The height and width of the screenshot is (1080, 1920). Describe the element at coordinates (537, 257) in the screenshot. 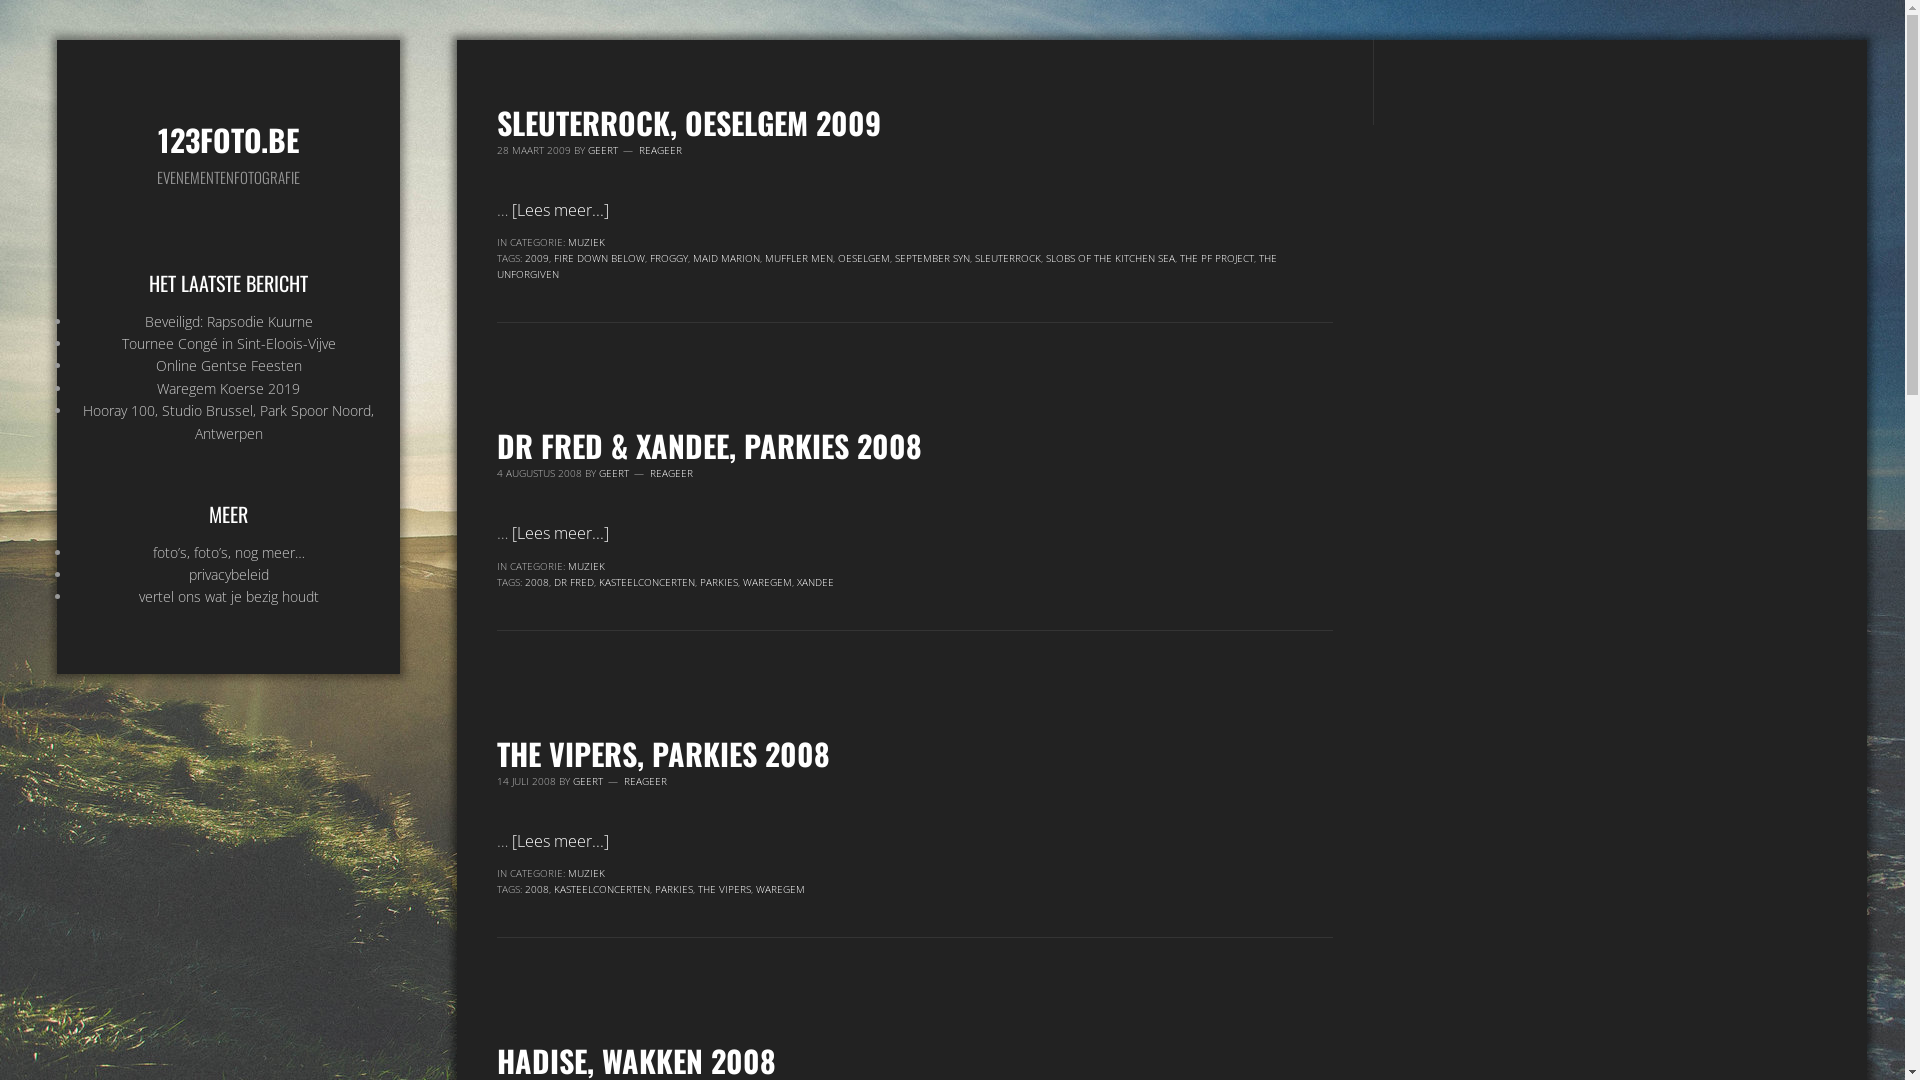

I see `'2009'` at that location.